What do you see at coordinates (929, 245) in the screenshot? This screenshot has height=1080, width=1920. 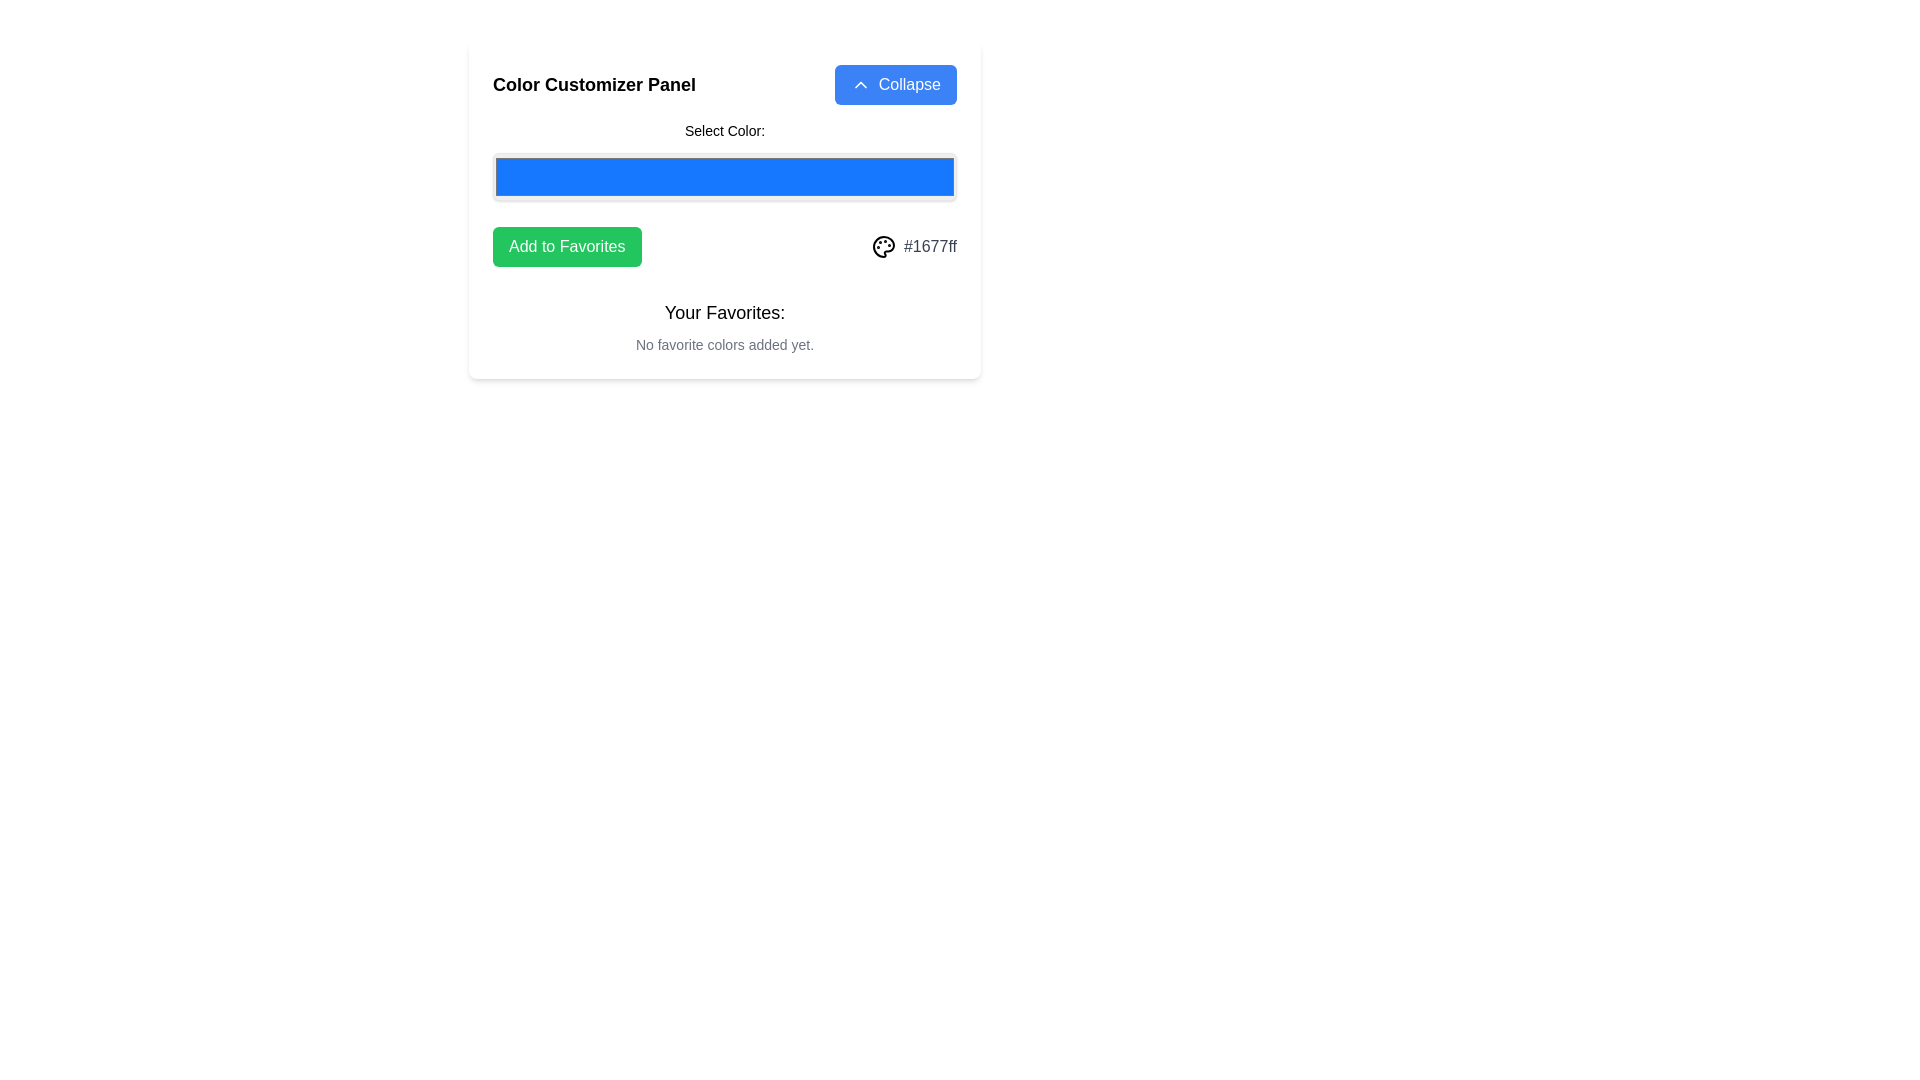 I see `displayed hexadecimal color code from the gray text label located to the right of the circular palette icon in the lower half of the color customization panel` at bounding box center [929, 245].